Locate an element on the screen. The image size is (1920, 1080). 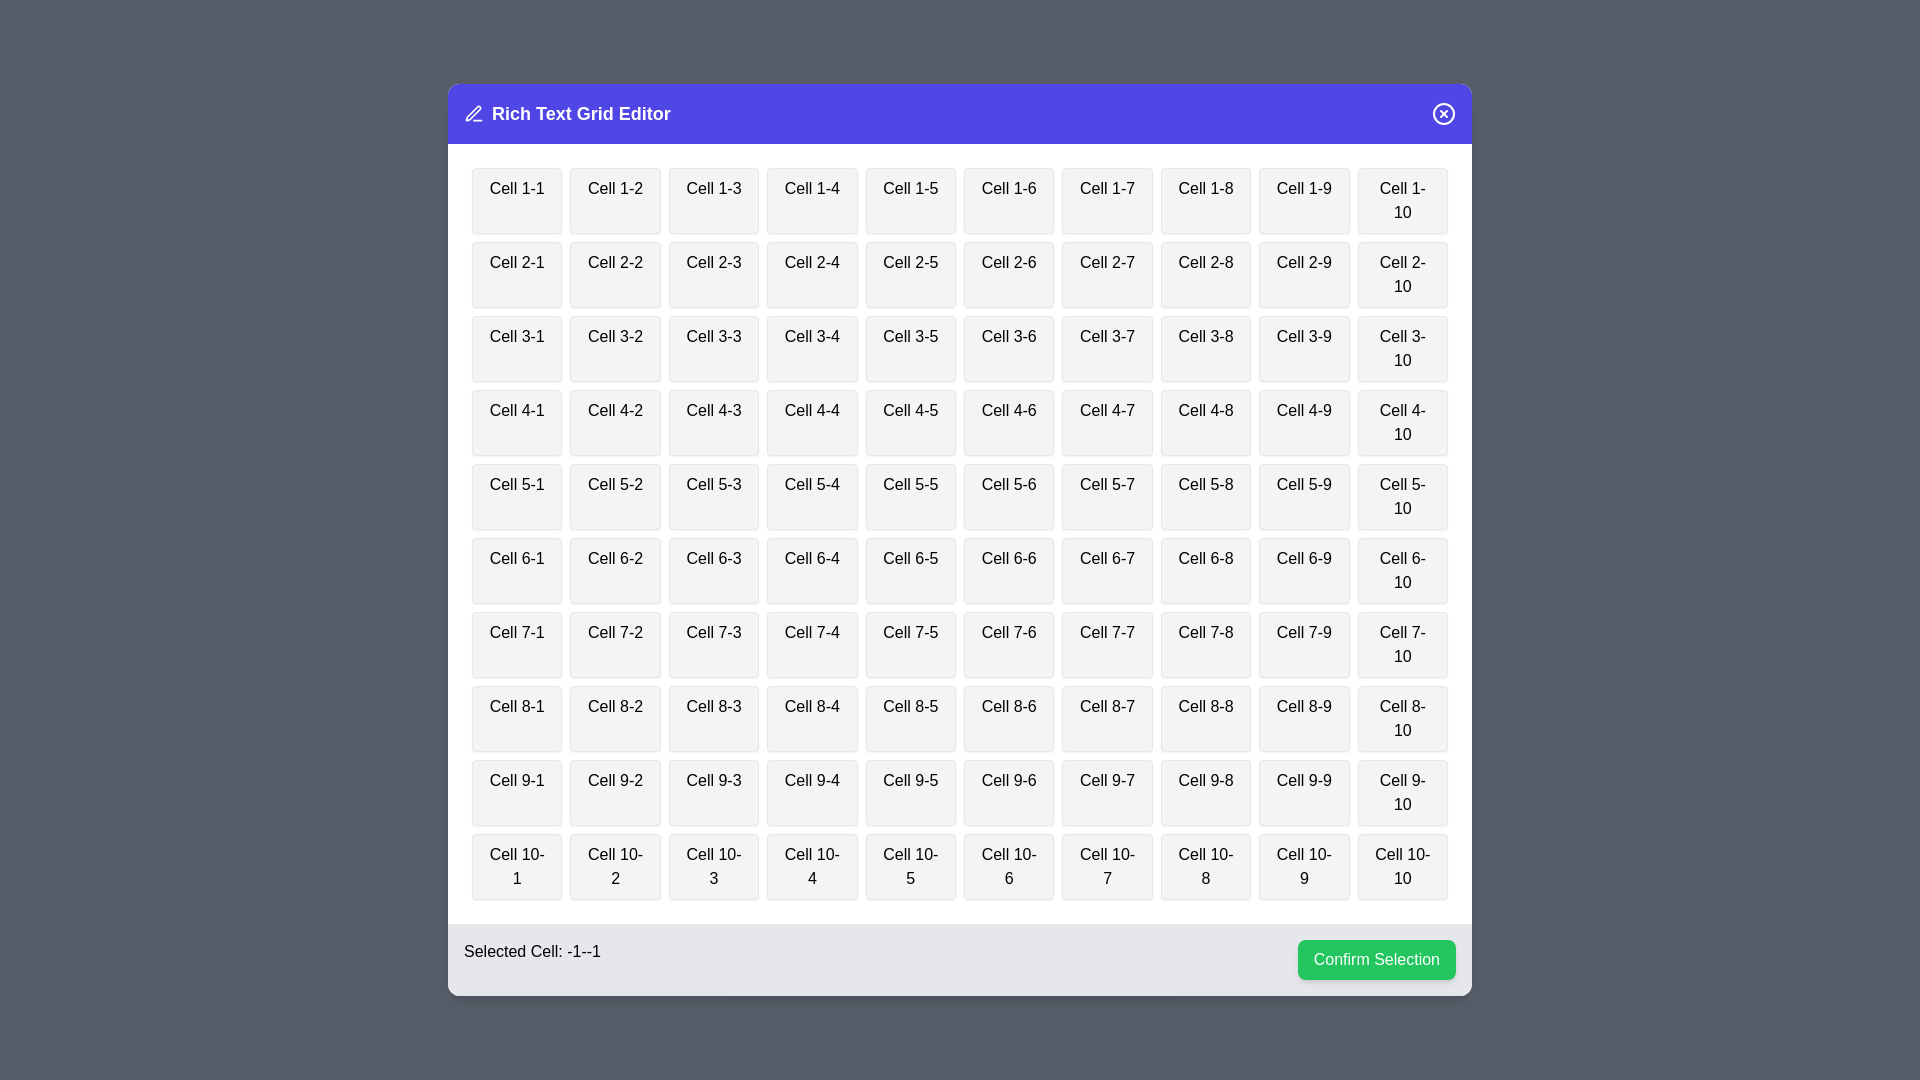
close button in the top-right corner of the editor dialog is located at coordinates (1444, 114).